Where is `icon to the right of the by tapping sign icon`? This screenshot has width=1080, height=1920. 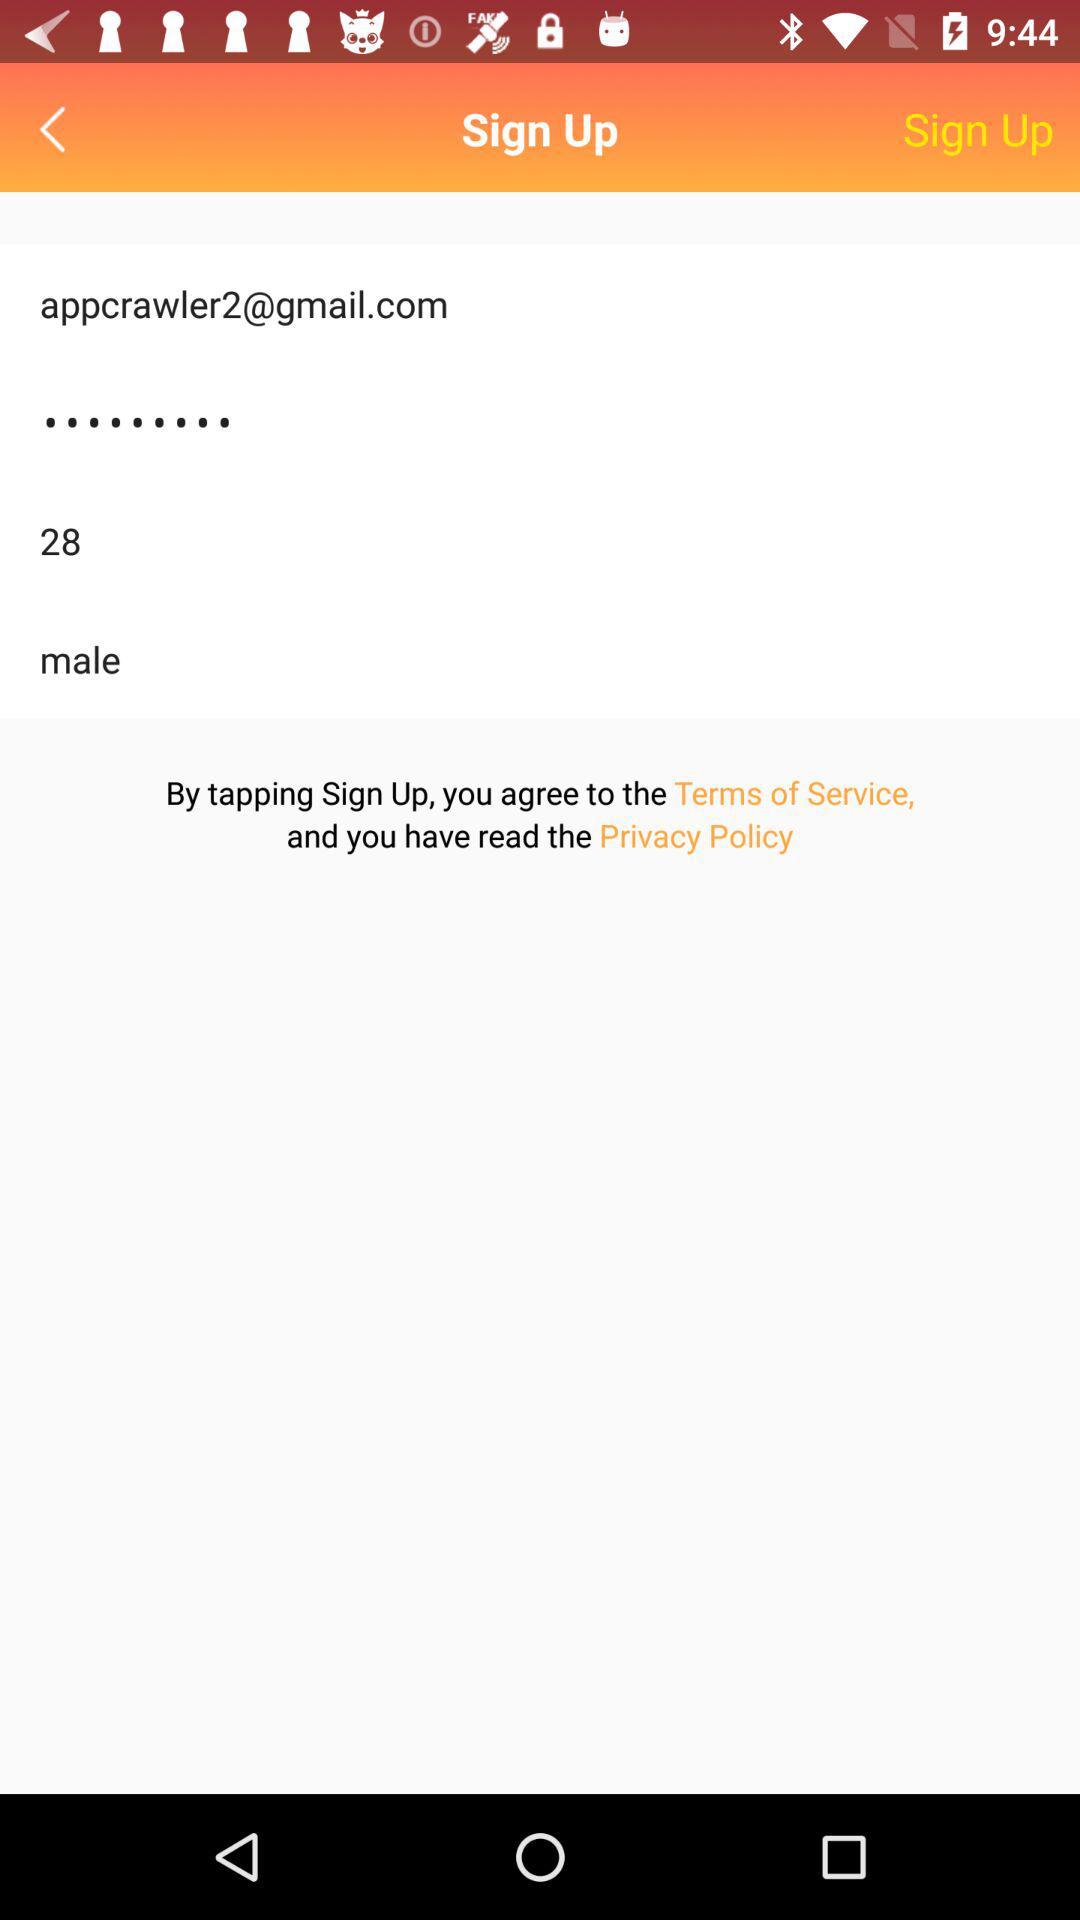
icon to the right of the by tapping sign icon is located at coordinates (793, 791).